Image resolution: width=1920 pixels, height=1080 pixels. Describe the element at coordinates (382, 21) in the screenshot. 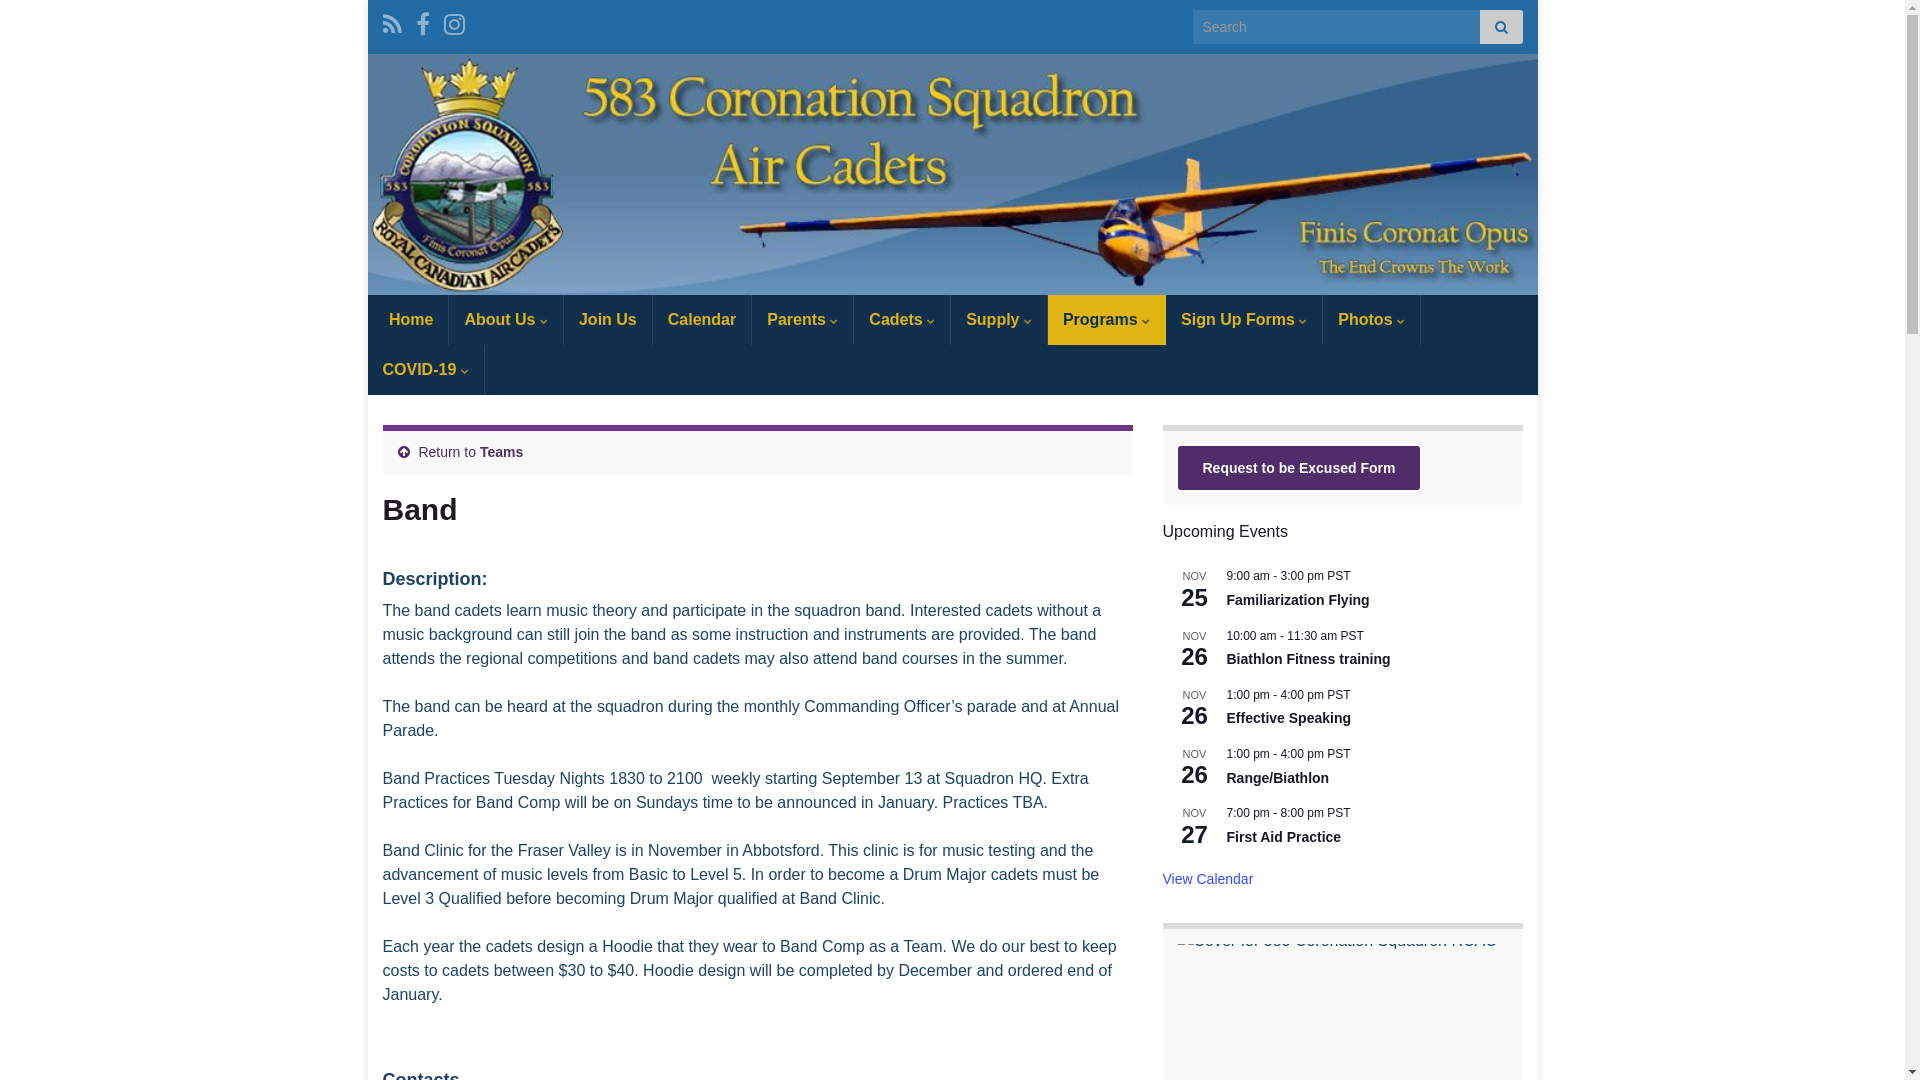

I see `'Subscribe to 583 Coronation Squadron's RSS feed'` at that location.